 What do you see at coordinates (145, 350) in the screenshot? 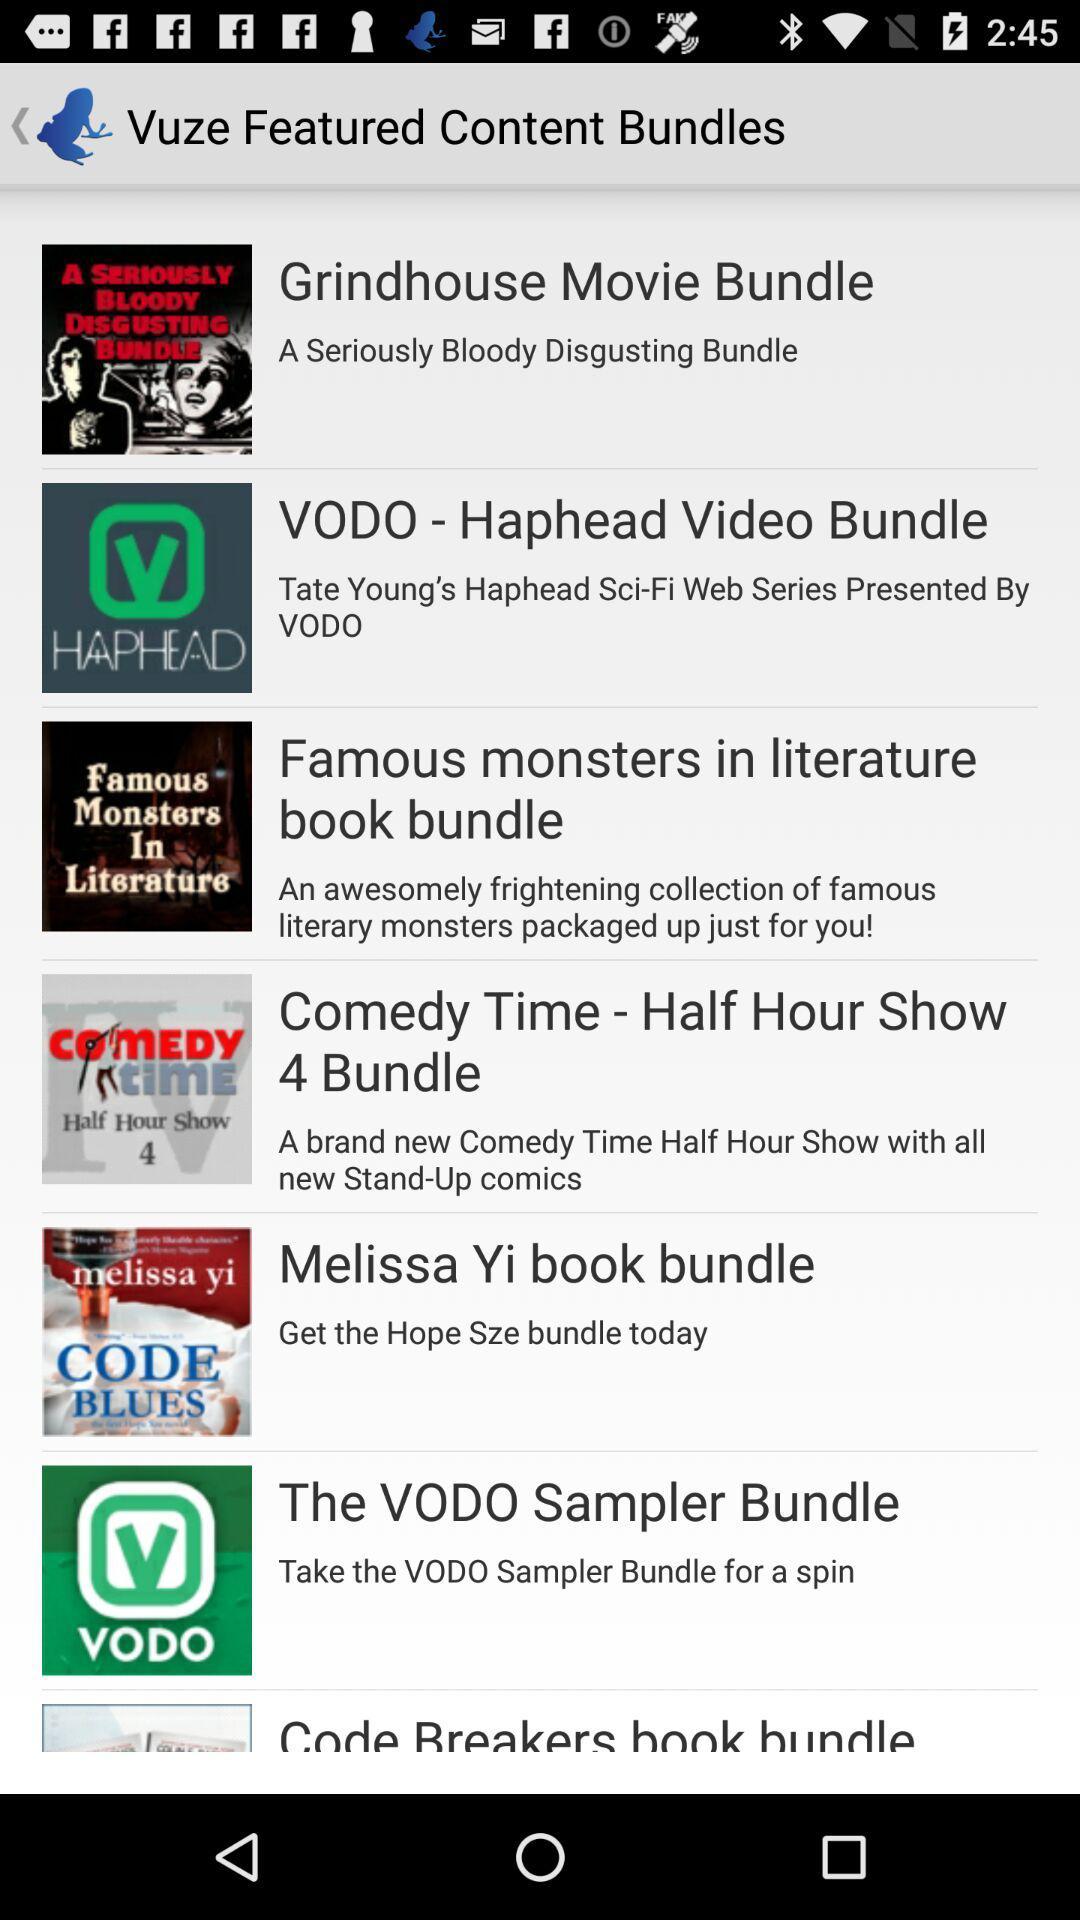
I see `first image in the list` at bounding box center [145, 350].